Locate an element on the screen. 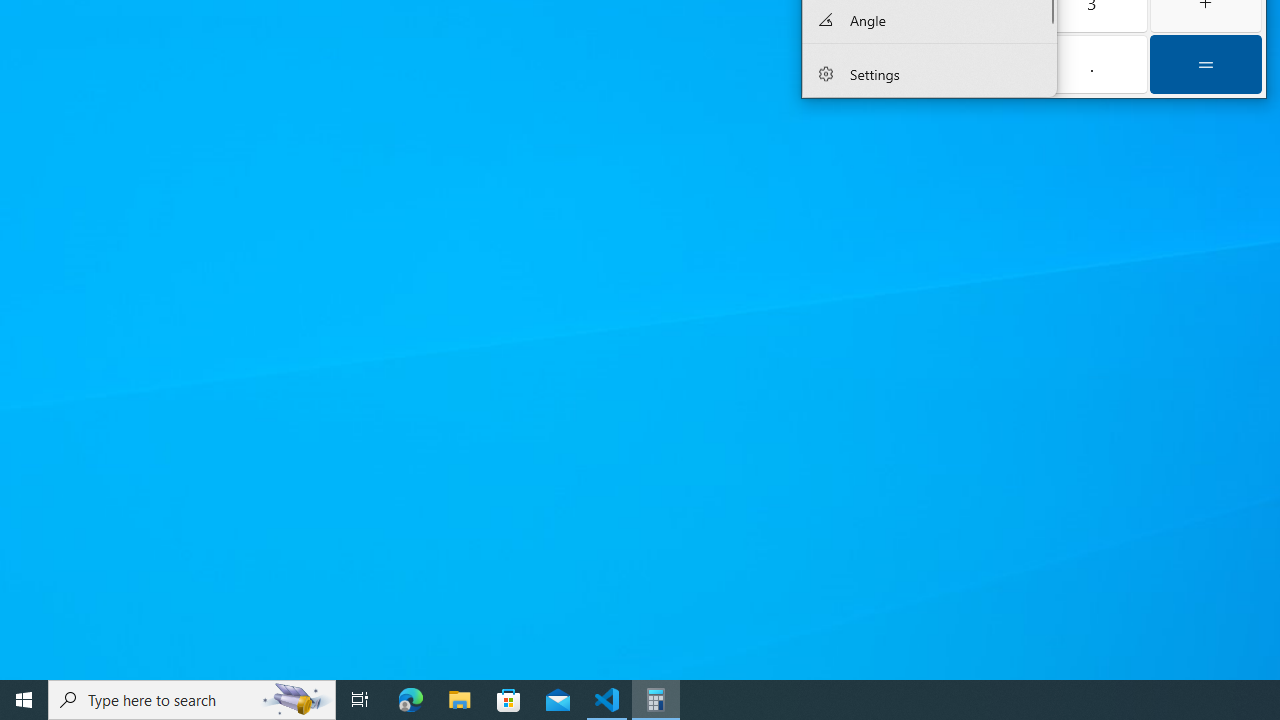 This screenshot has height=720, width=1280. 'Visual Studio Code - 1 running window' is located at coordinates (606, 698).